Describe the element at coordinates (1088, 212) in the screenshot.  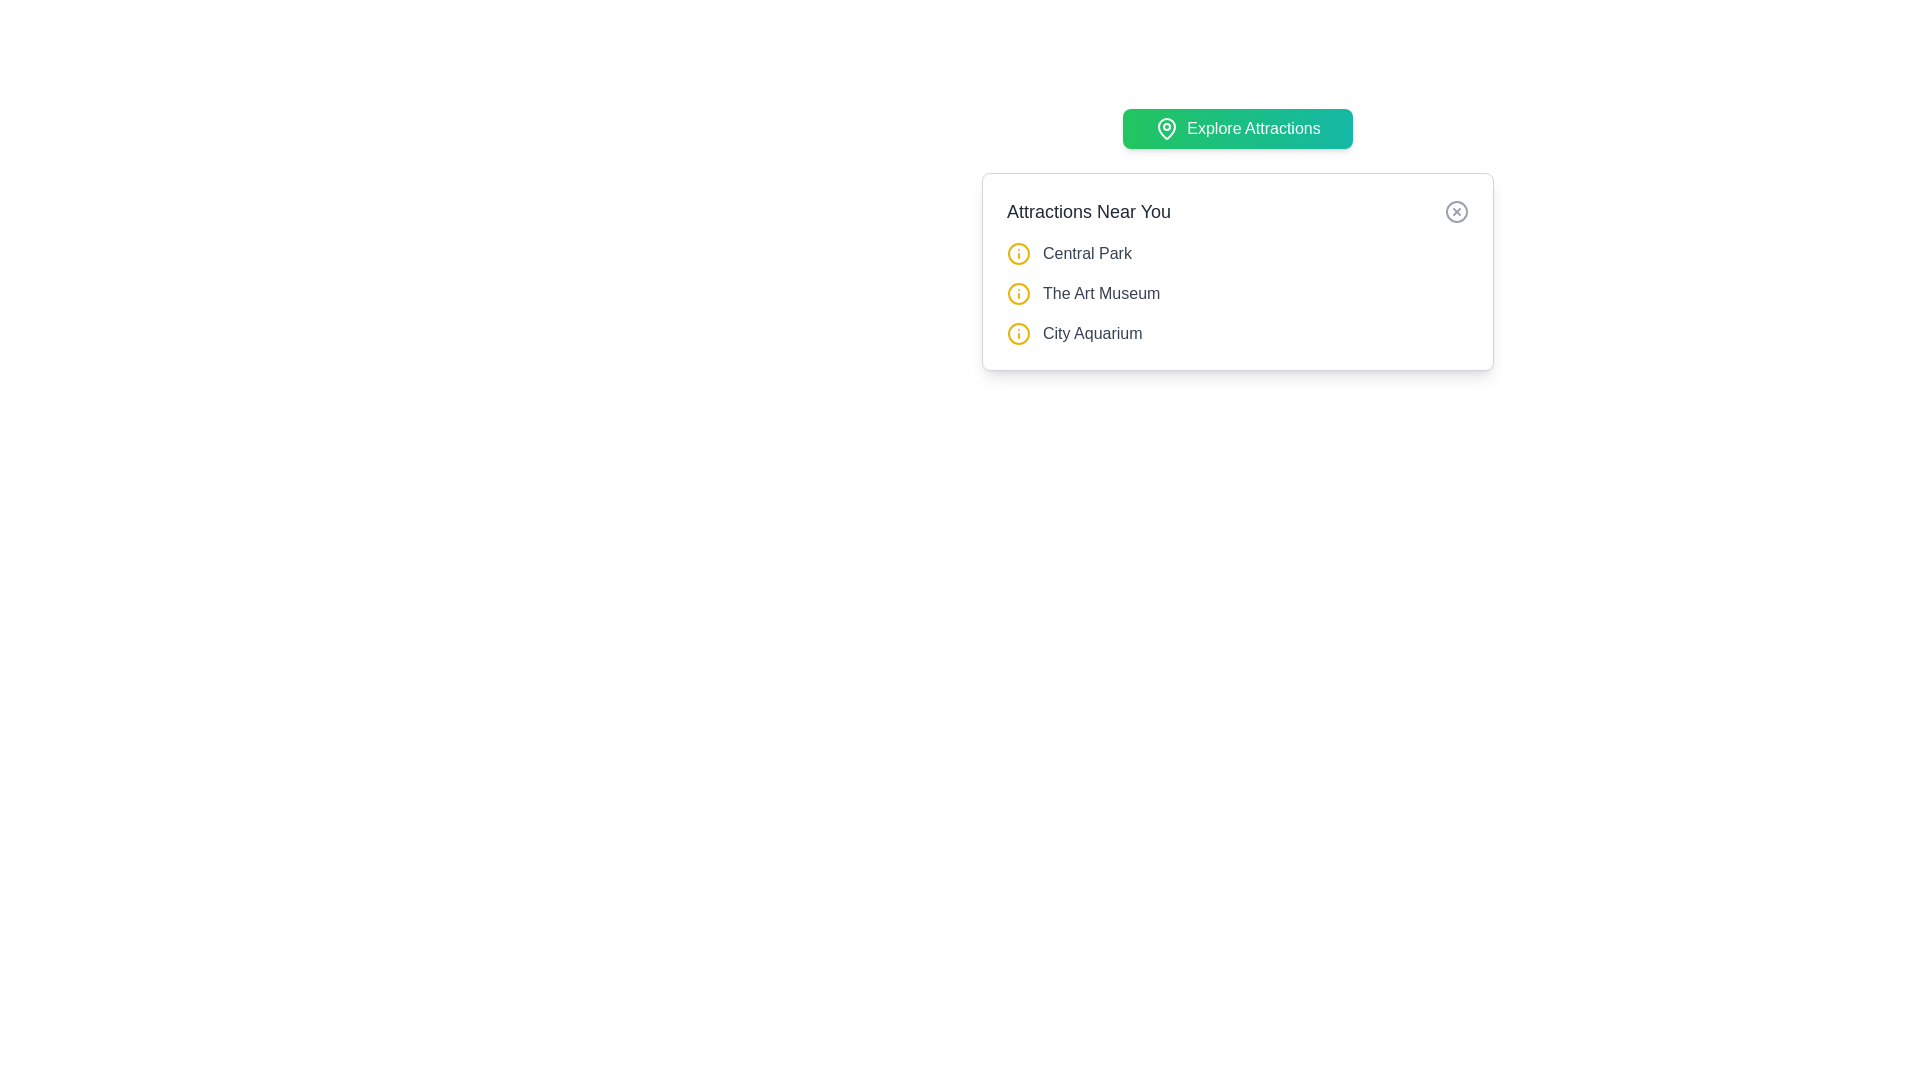
I see `the text label reading 'Attractions Near You'` at that location.